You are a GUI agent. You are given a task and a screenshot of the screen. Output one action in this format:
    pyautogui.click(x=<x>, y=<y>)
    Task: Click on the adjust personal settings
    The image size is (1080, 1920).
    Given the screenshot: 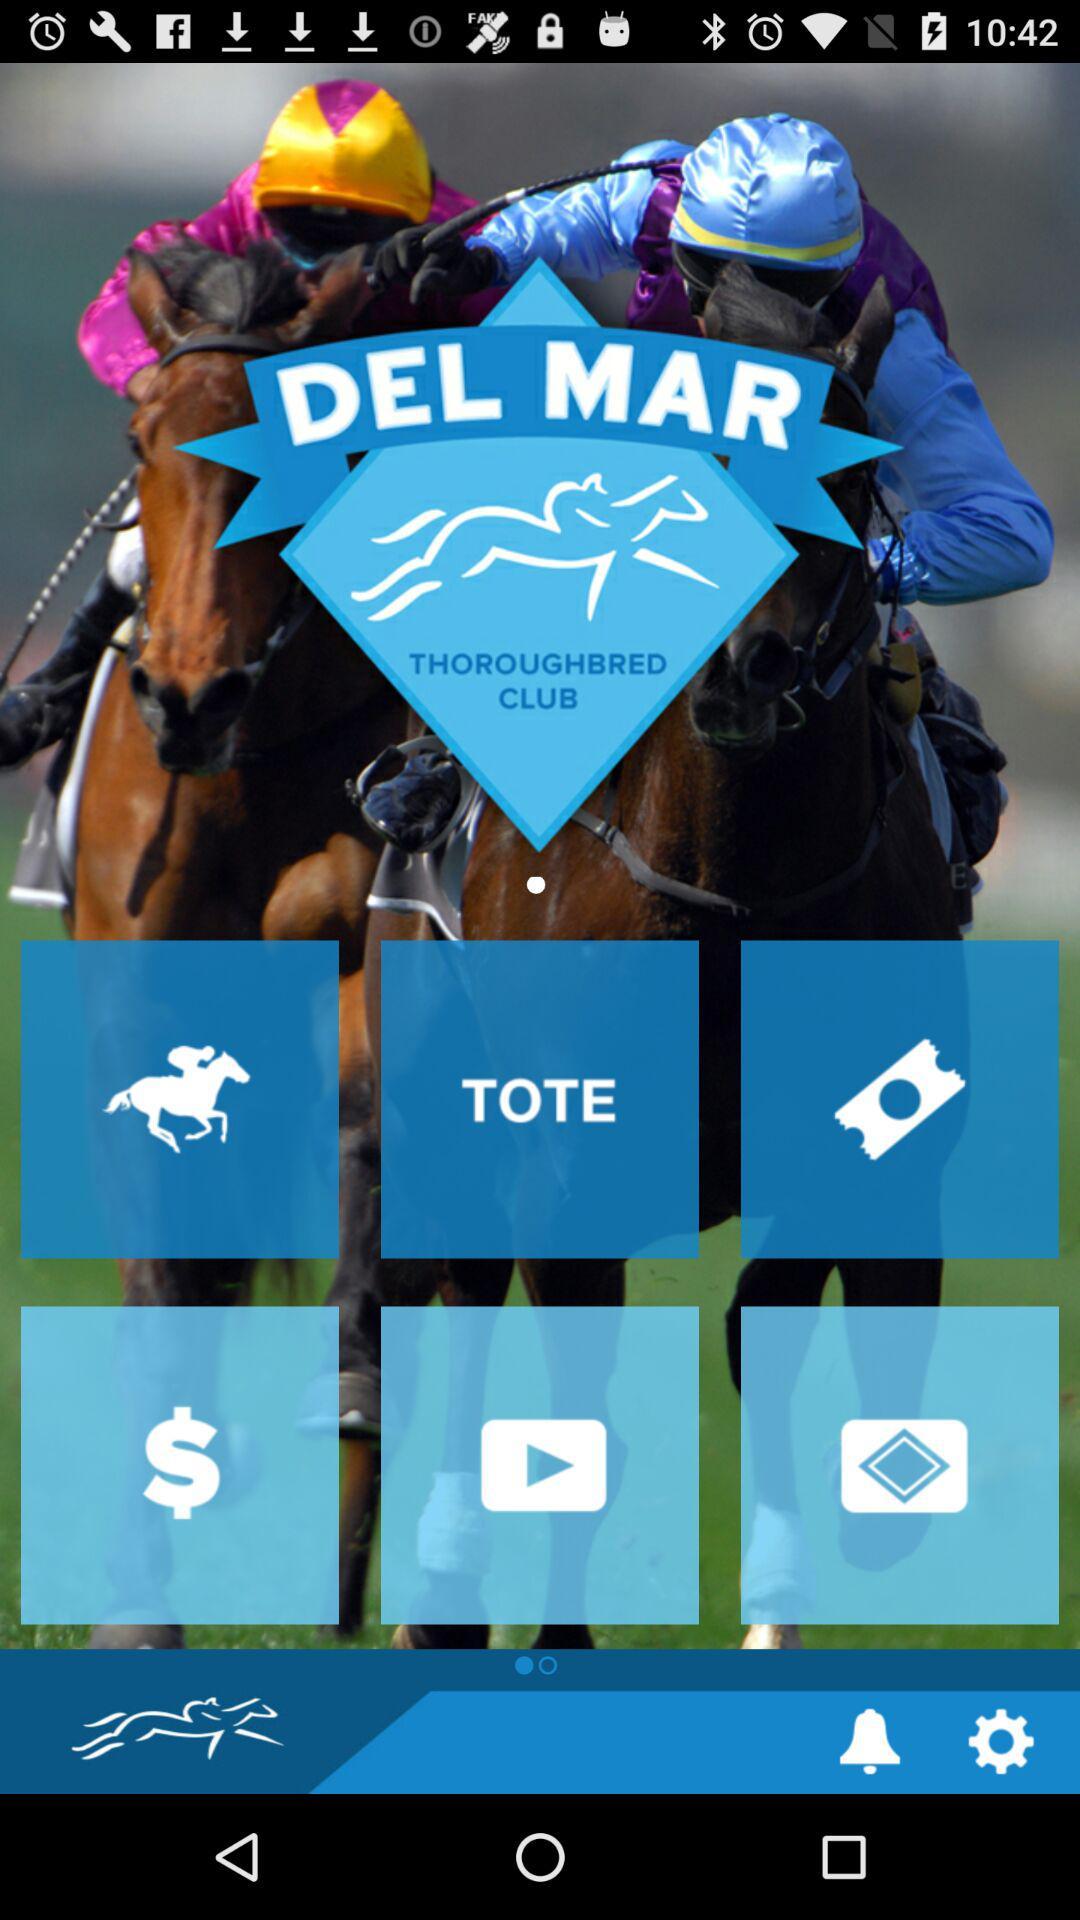 What is the action you would take?
    pyautogui.click(x=1001, y=1740)
    